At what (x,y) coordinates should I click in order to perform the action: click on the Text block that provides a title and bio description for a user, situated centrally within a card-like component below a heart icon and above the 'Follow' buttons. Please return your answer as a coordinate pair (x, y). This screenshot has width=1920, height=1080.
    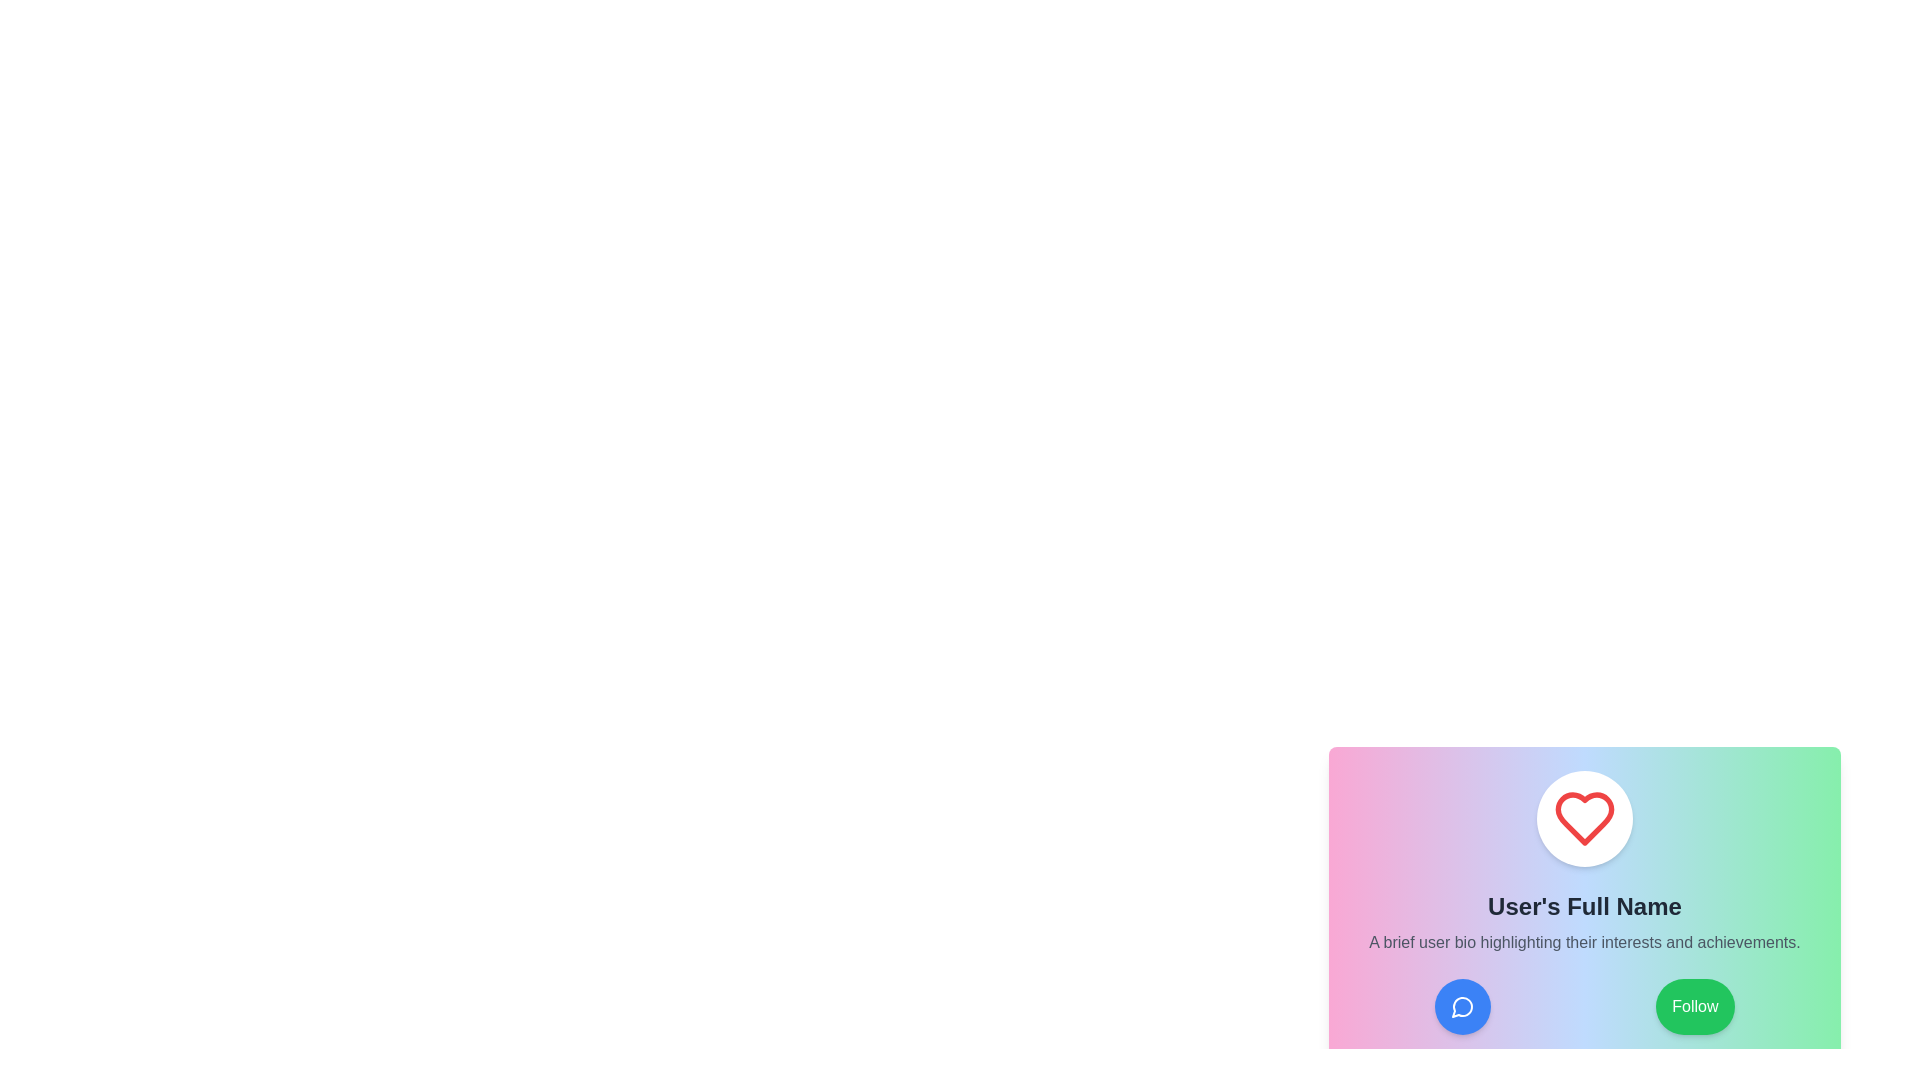
    Looking at the image, I should click on (1583, 922).